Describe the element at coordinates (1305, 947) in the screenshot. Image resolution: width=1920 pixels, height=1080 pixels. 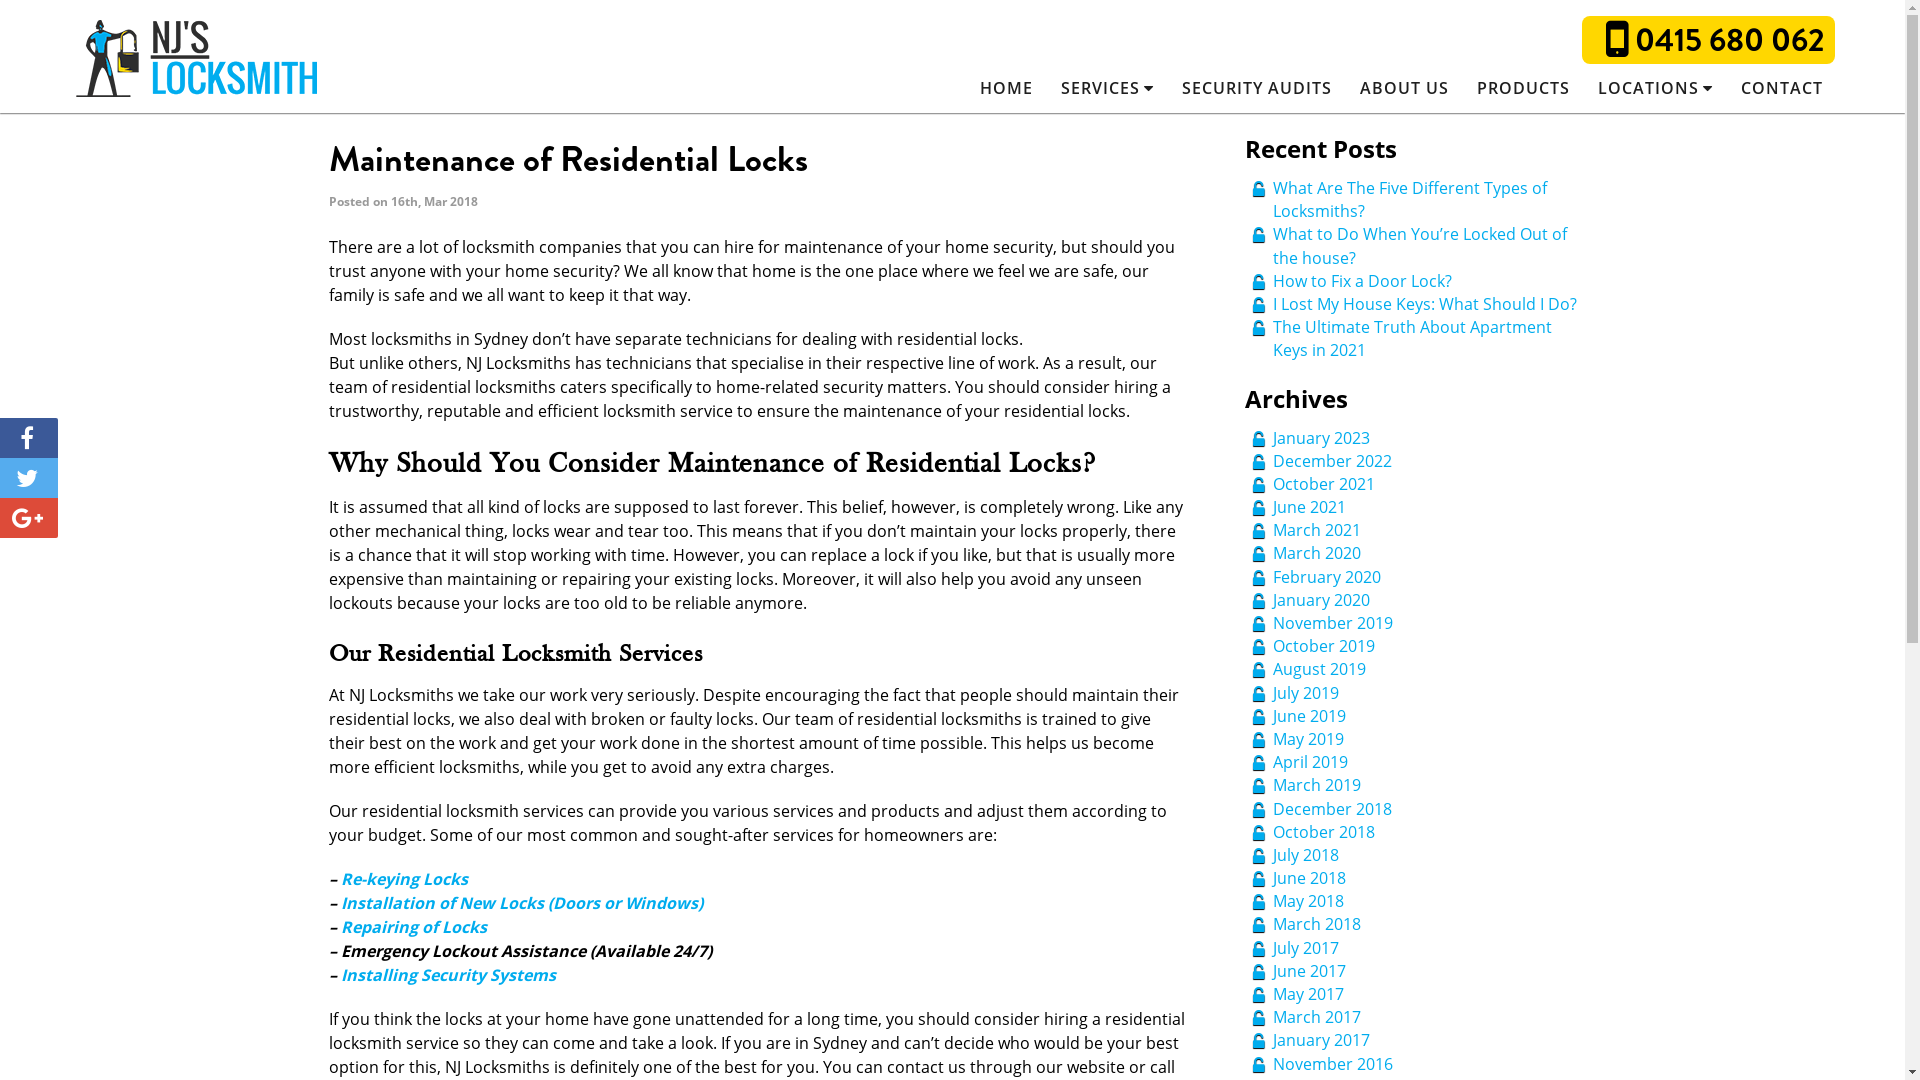
I see `'July 2017'` at that location.